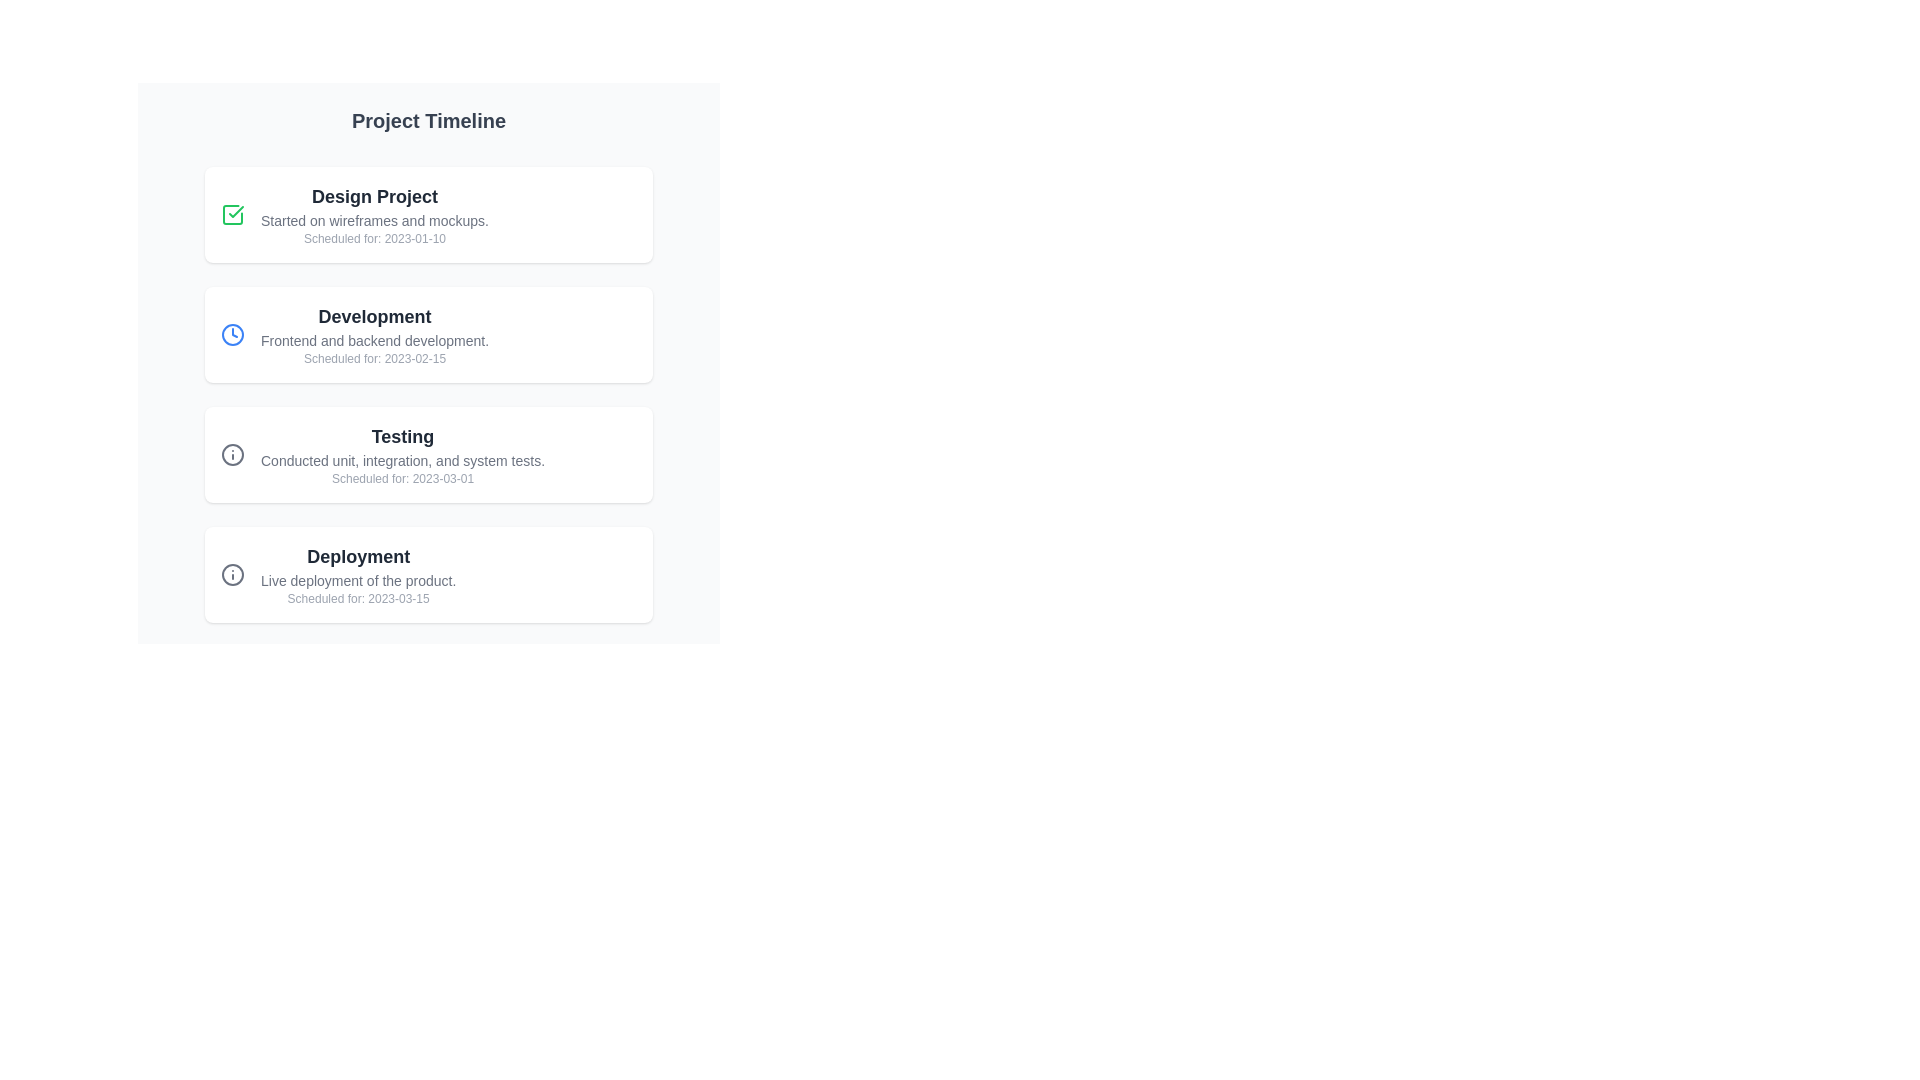 This screenshot has width=1920, height=1080. Describe the element at coordinates (358, 556) in the screenshot. I see `the 'Deployment' text label, which serves as the section title within the project timeline card, helping users identify the content described in this particular card` at that location.